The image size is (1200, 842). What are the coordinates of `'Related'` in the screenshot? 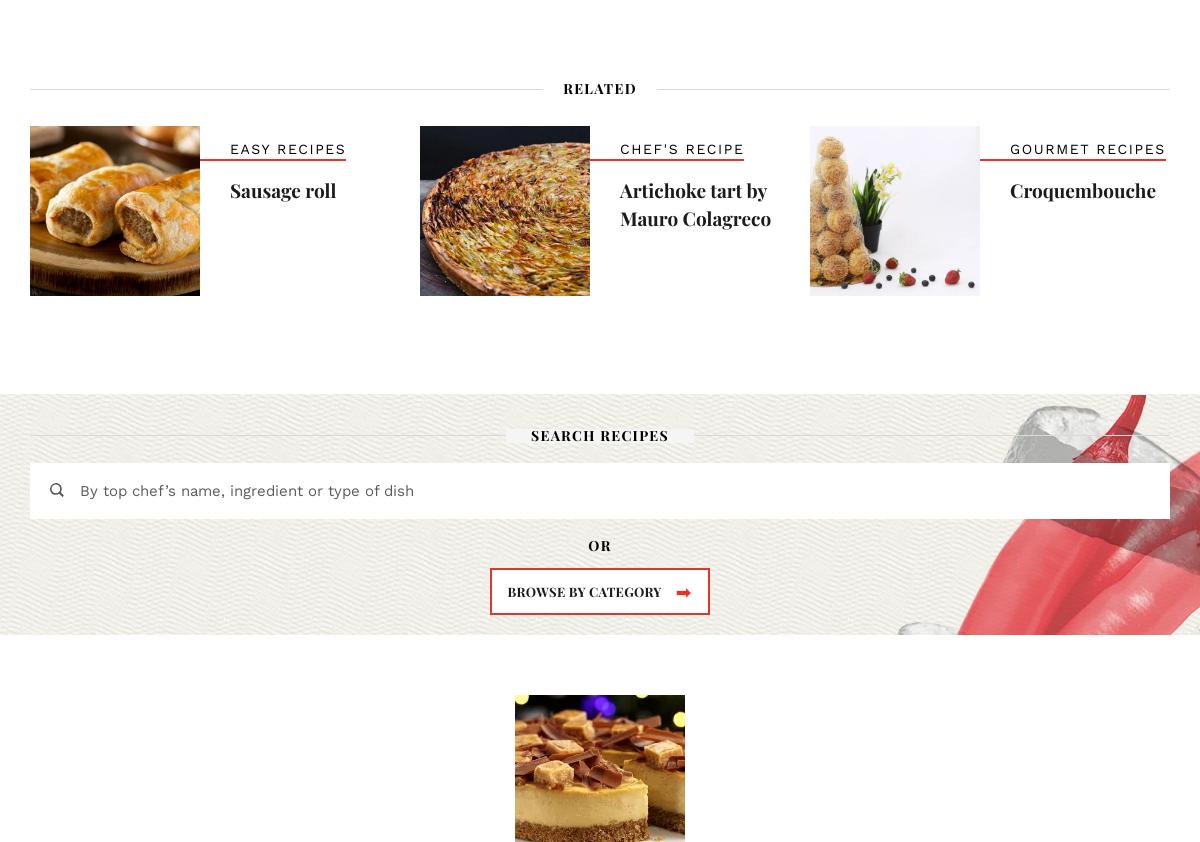 It's located at (562, 86).